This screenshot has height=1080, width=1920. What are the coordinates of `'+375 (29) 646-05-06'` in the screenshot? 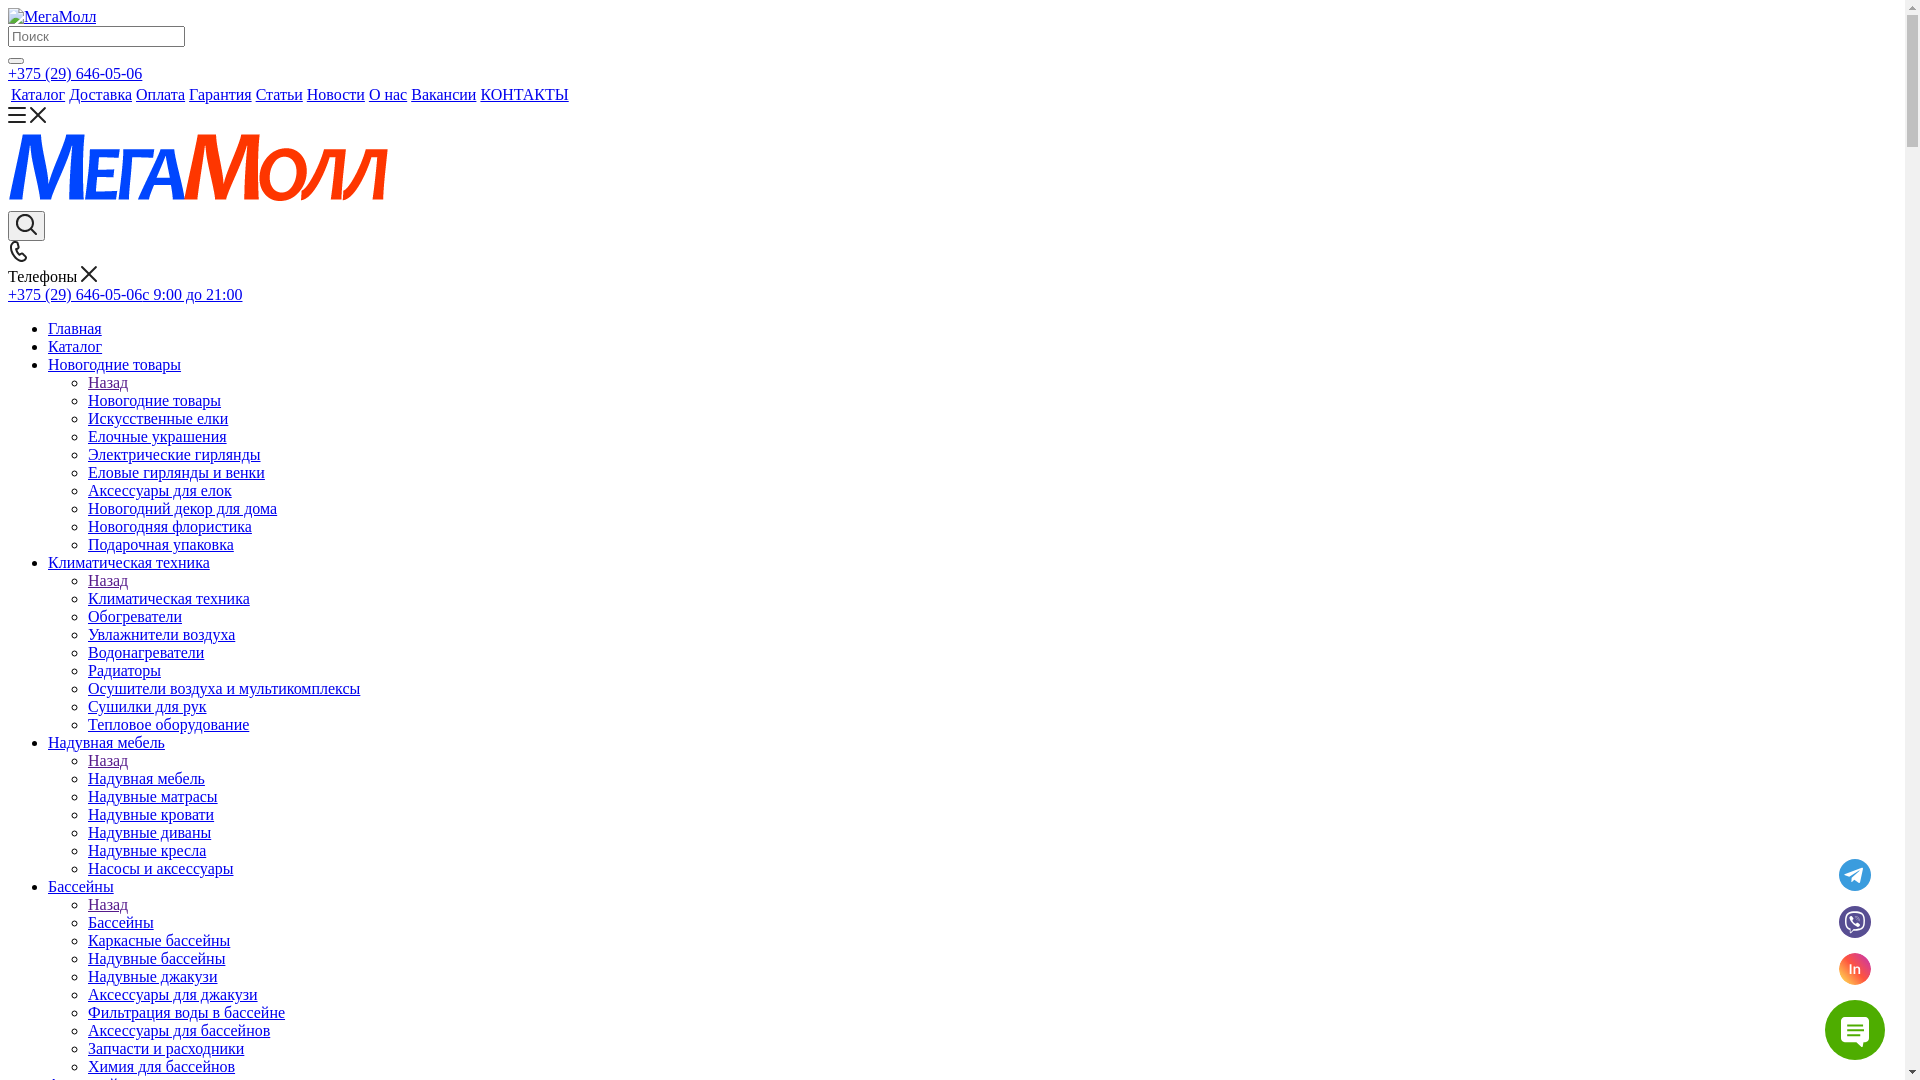 It's located at (8, 72).